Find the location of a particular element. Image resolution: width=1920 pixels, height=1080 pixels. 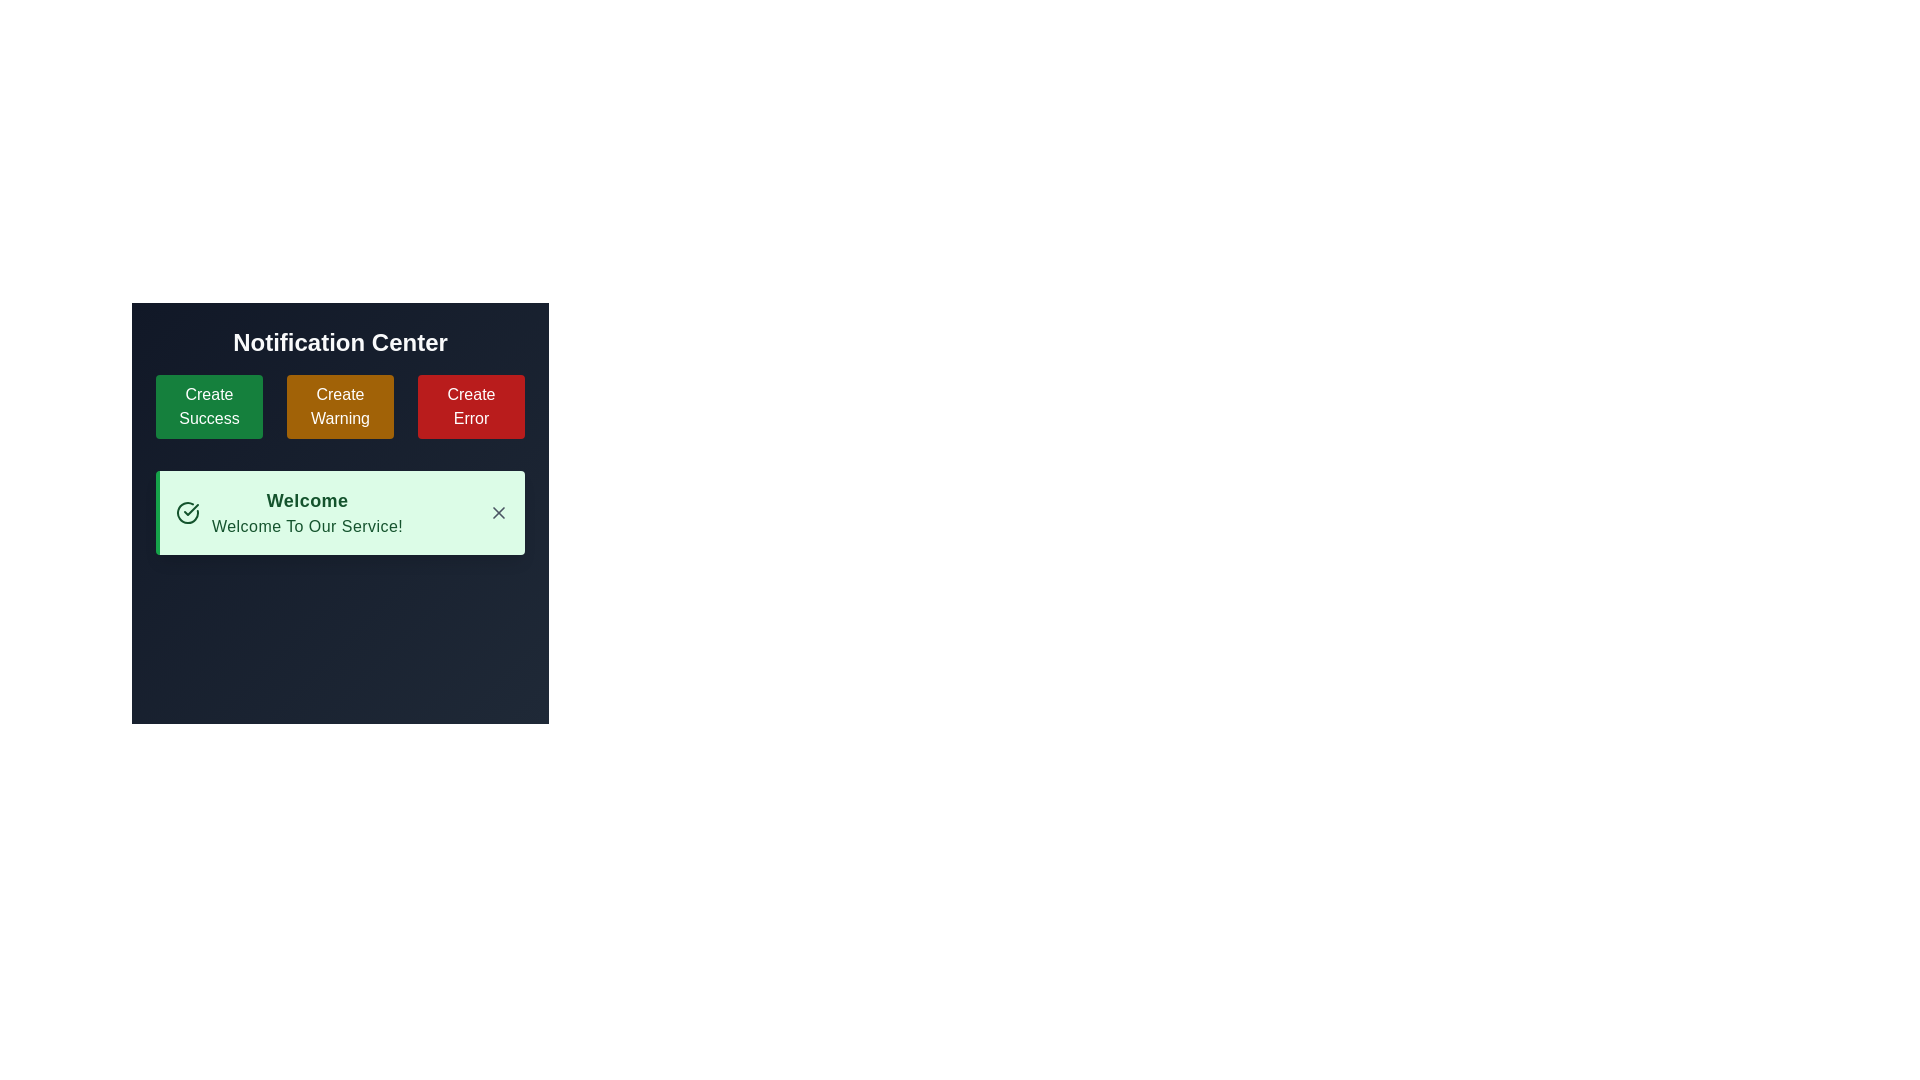

the text block titled 'Welcome' with subtitle 'Welcome to our service!' that is positioned in the main notification box, between a circular checkmark icon and a close button (X) is located at coordinates (306, 512).